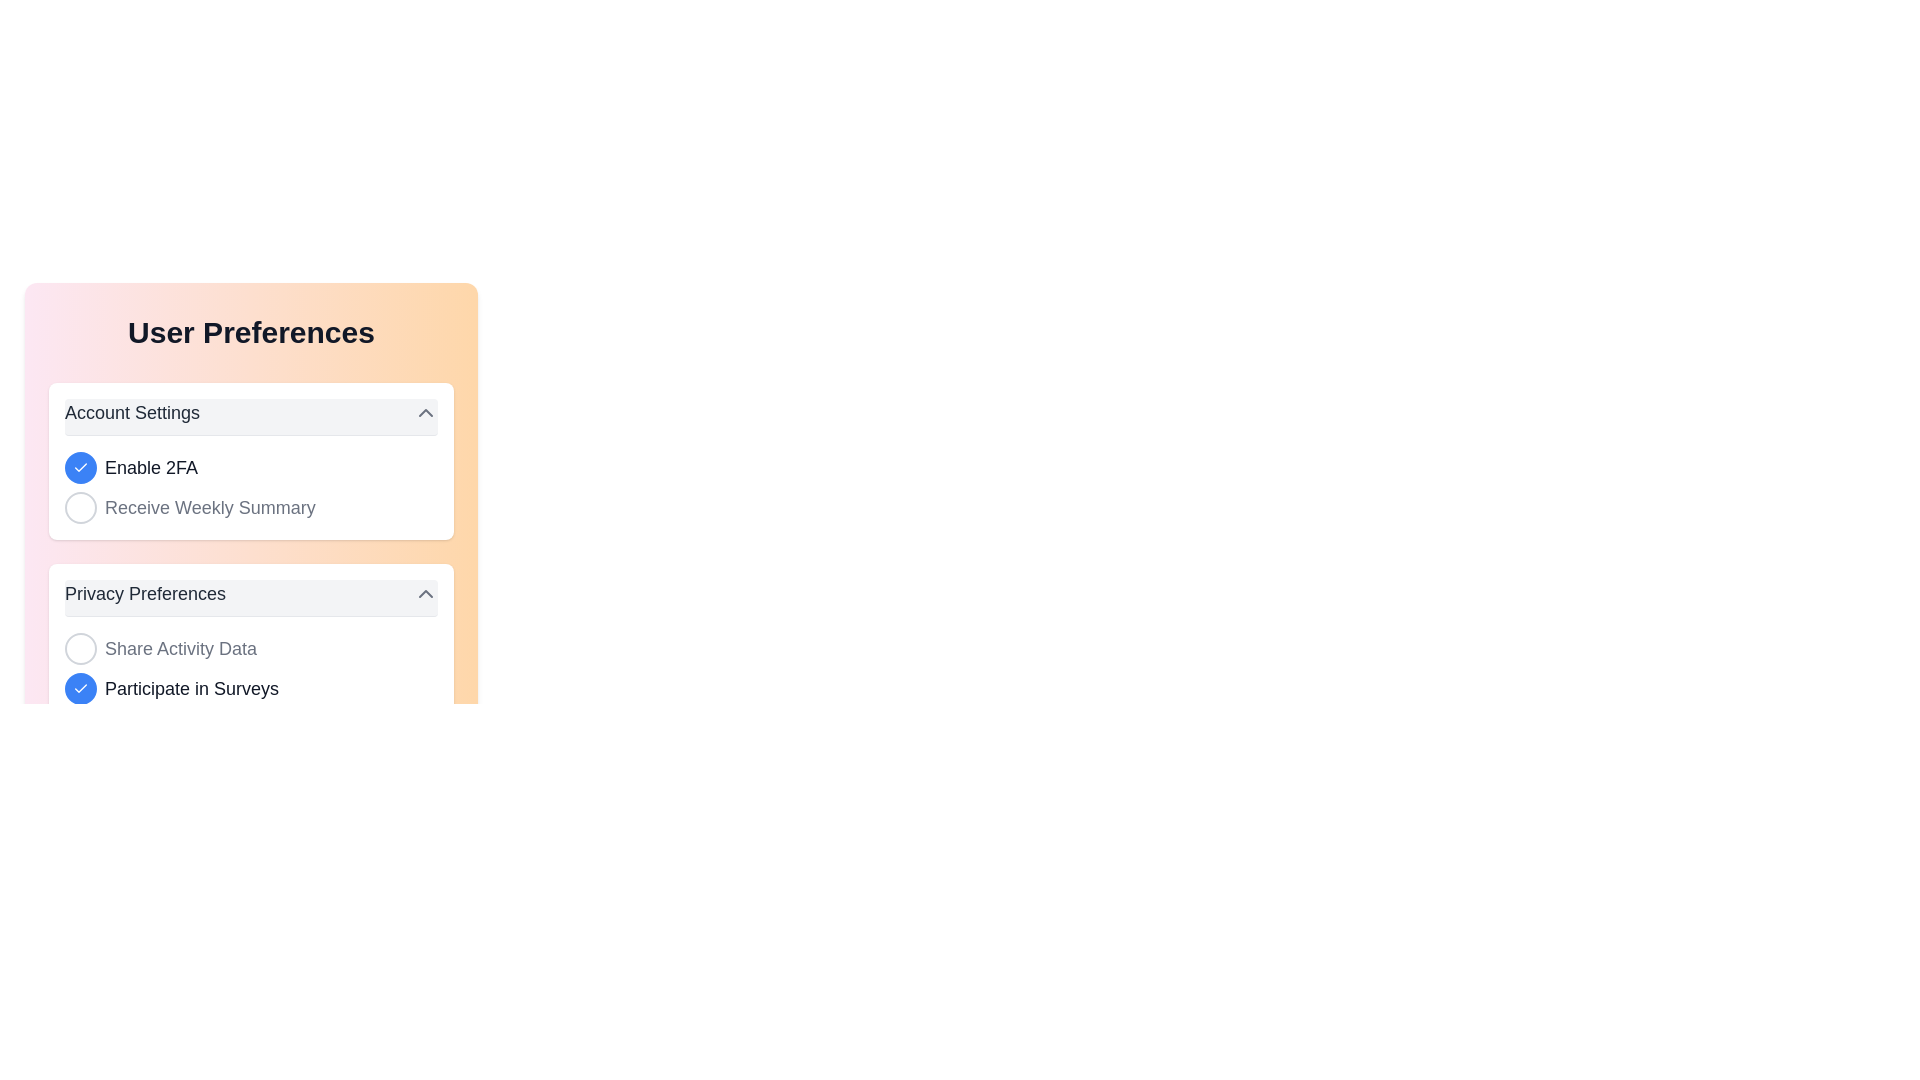 The image size is (1920, 1080). Describe the element at coordinates (250, 642) in the screenshot. I see `the 'Privacy Preferences' multi-option settings panel` at that location.